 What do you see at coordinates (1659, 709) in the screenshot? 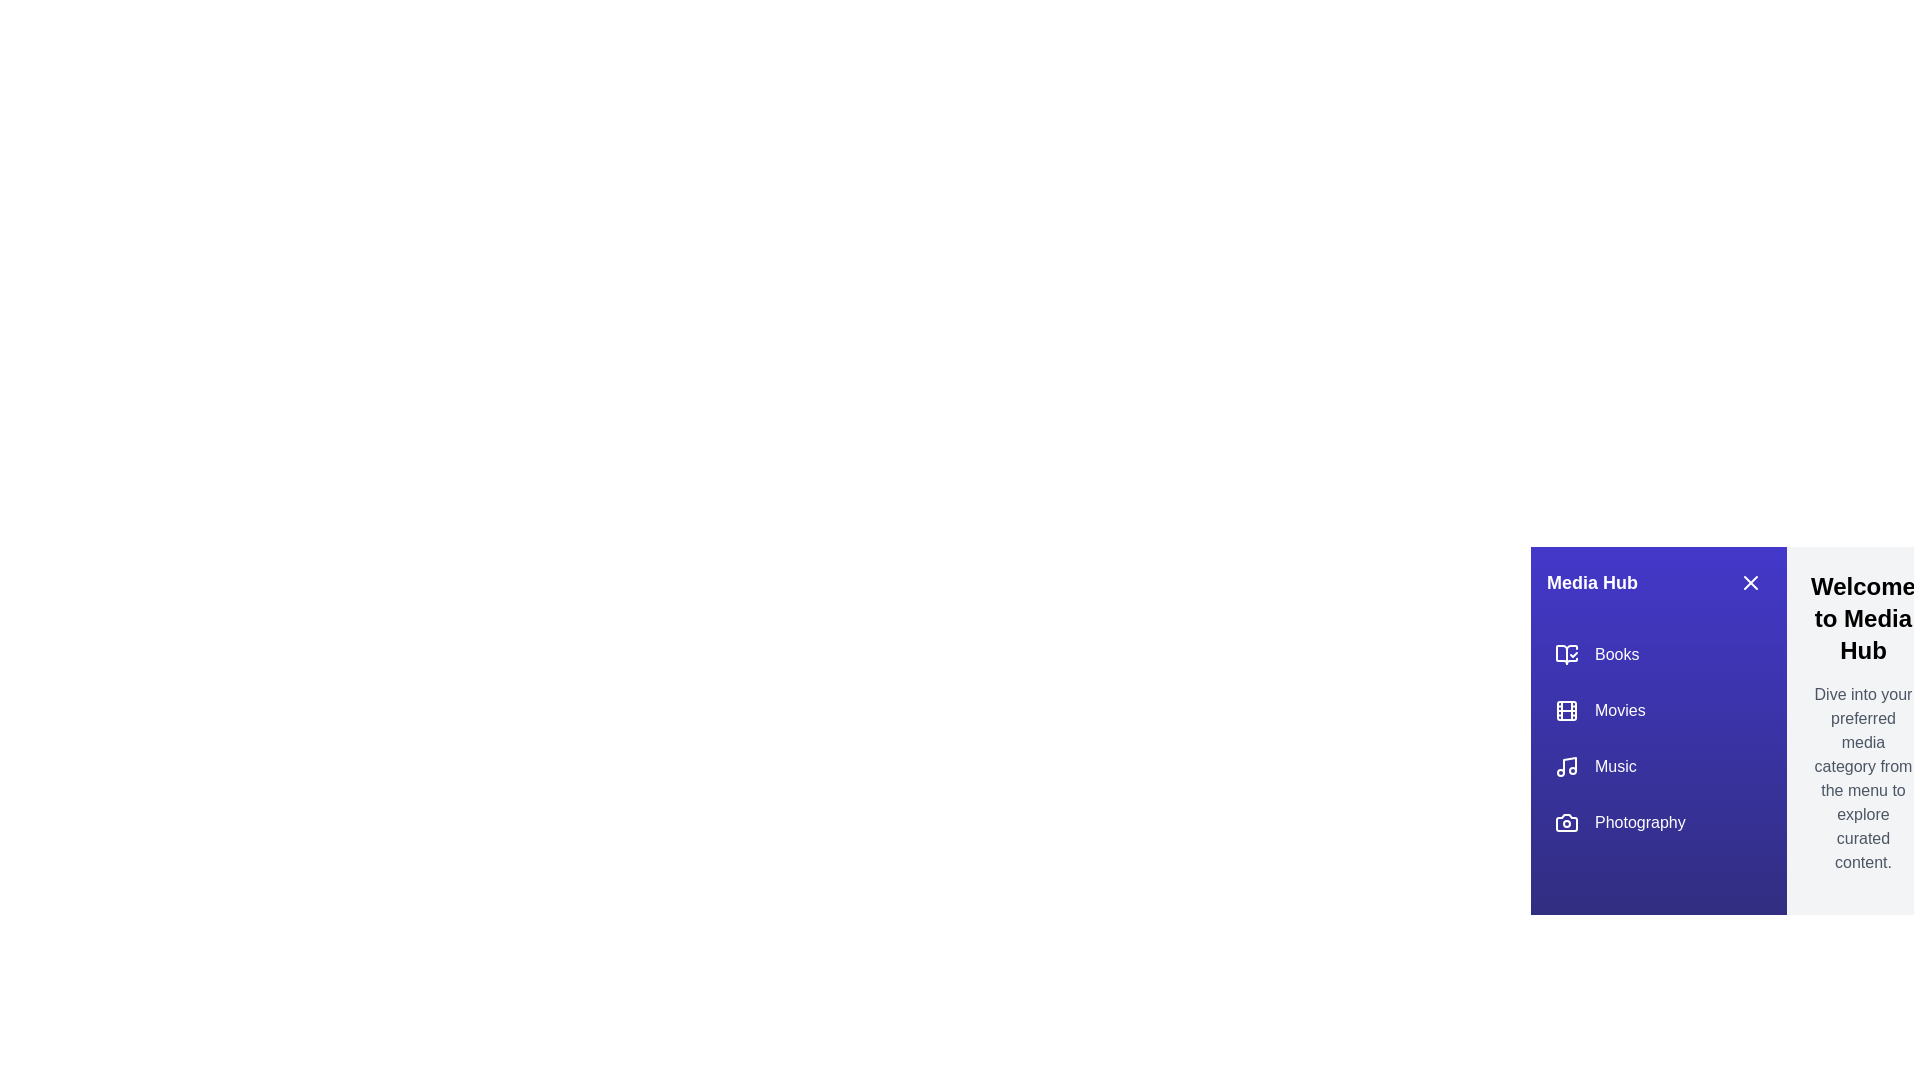
I see `the category Movies to observe the hover effect` at bounding box center [1659, 709].